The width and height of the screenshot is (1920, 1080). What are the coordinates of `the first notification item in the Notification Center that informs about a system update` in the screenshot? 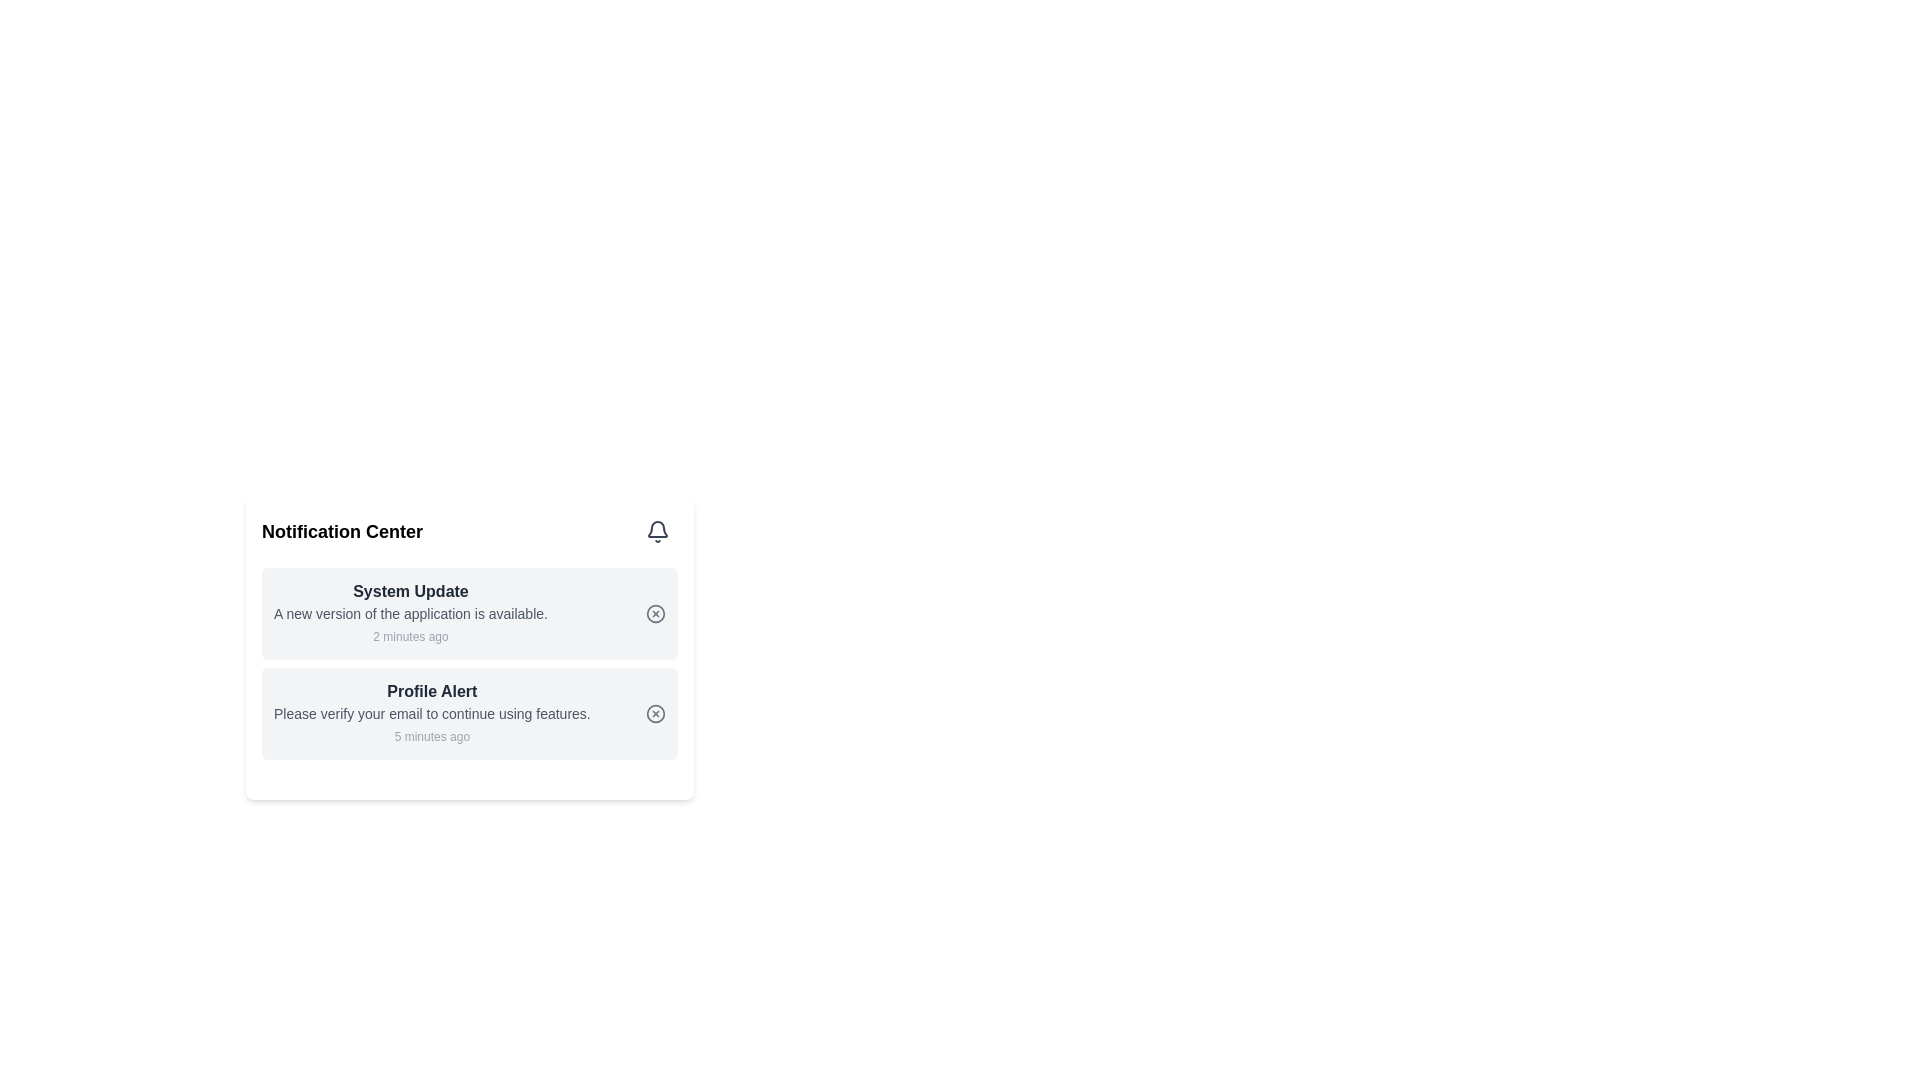 It's located at (410, 612).